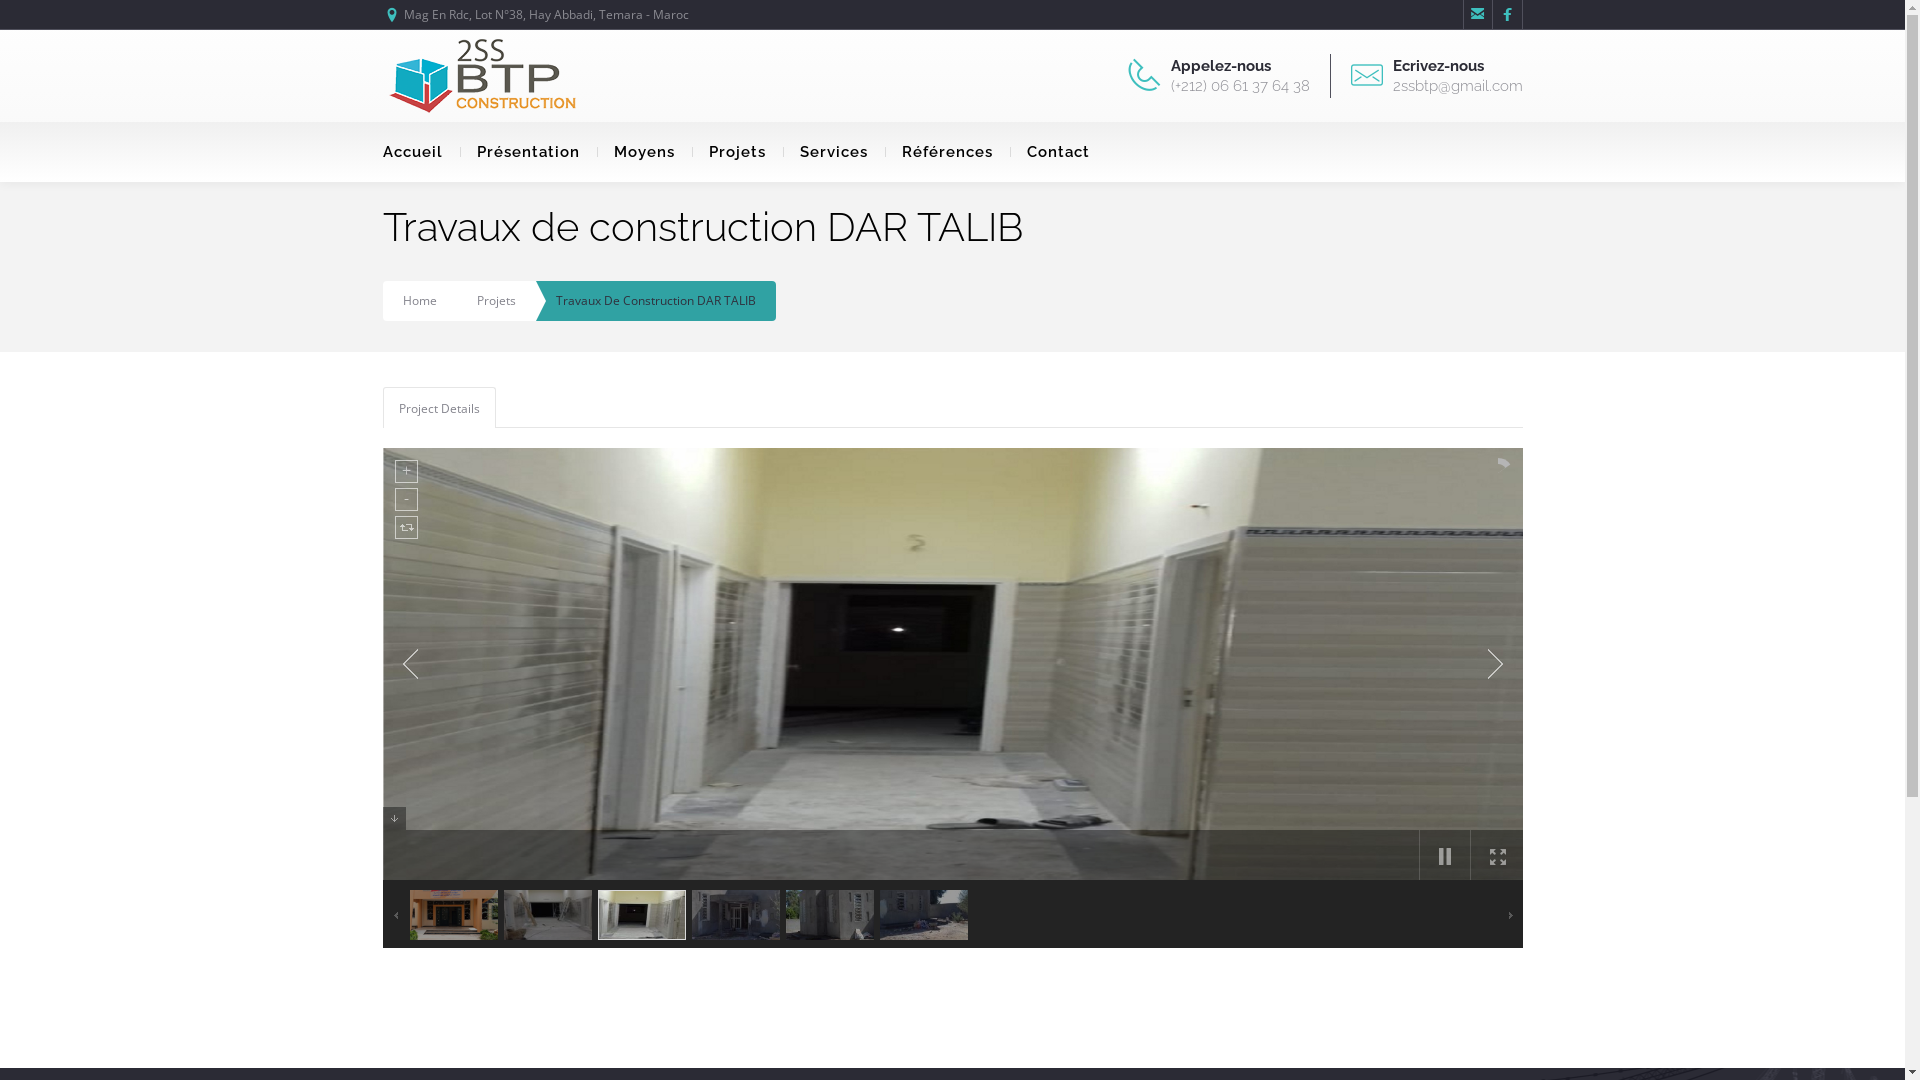 The height and width of the screenshot is (1080, 1920). I want to click on 'Accueil', so click(419, 150).